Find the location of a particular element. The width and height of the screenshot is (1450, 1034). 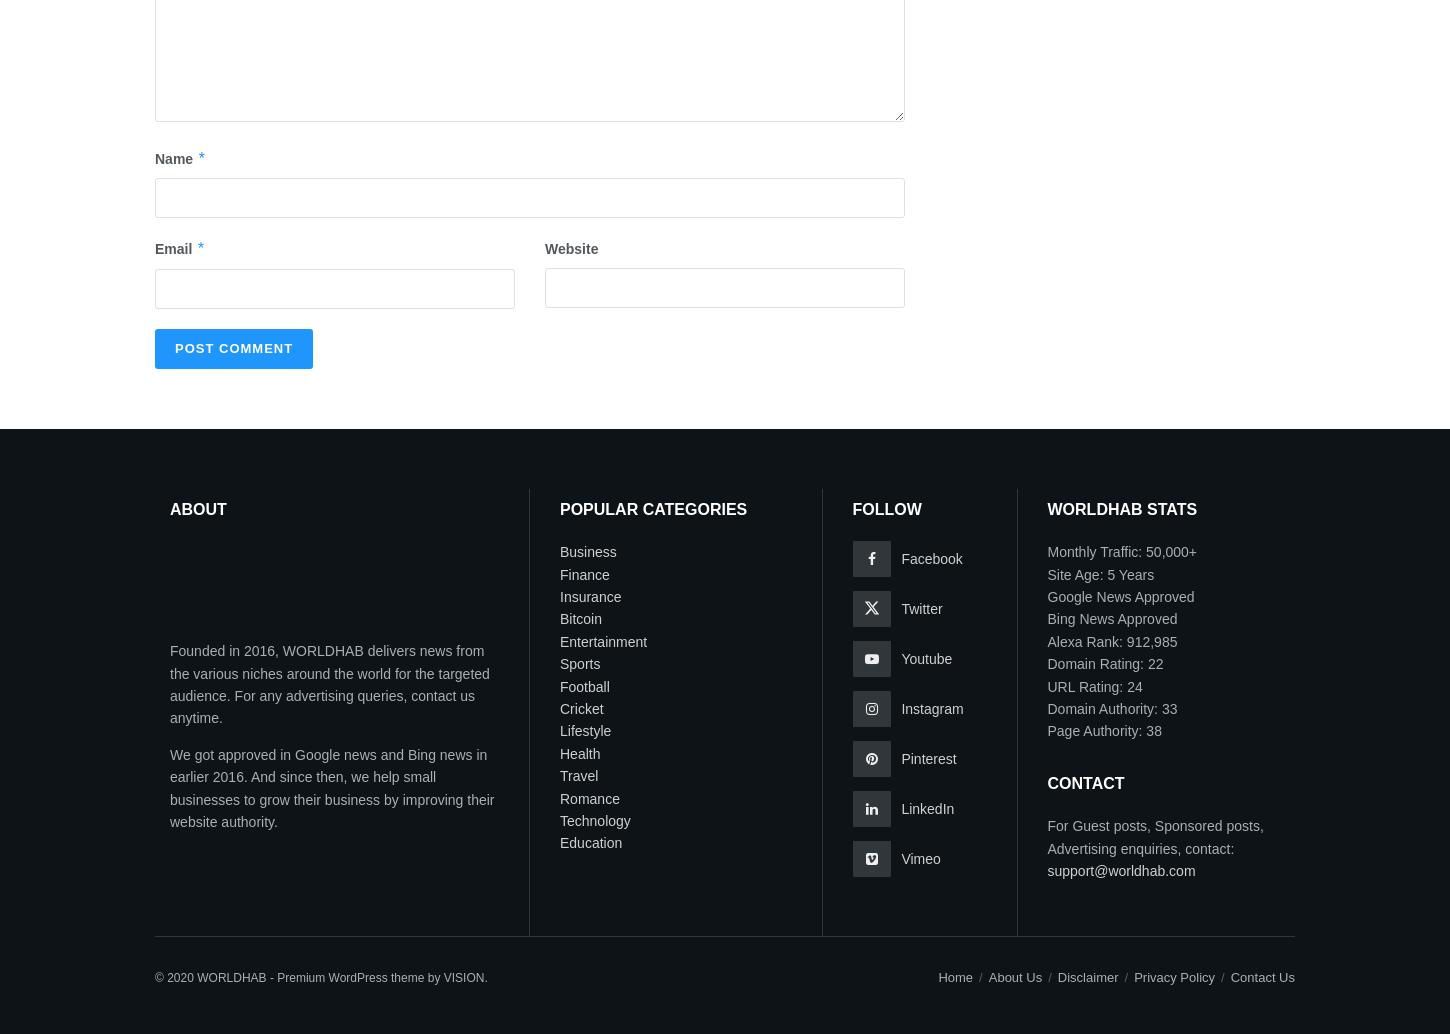

'Finance' is located at coordinates (584, 573).